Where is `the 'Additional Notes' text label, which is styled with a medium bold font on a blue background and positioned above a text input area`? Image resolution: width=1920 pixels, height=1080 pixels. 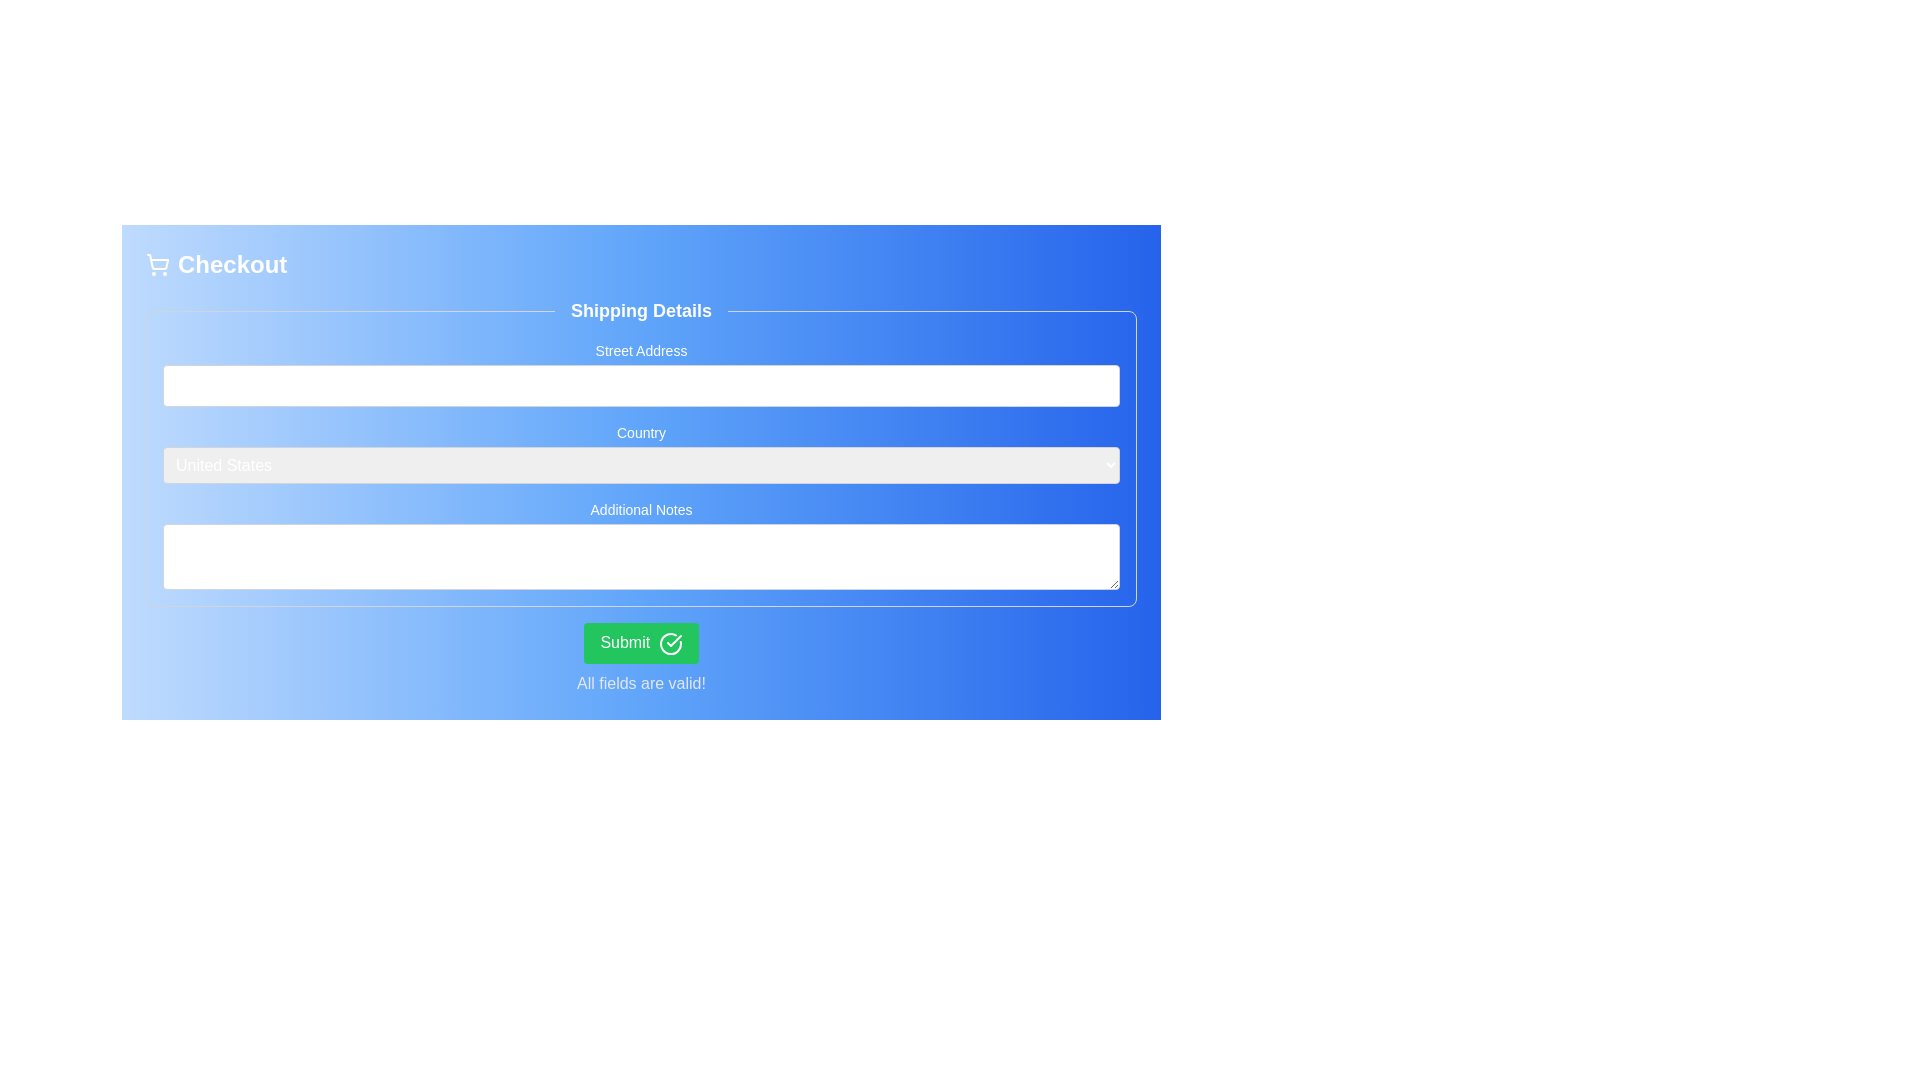 the 'Additional Notes' text label, which is styled with a medium bold font on a blue background and positioned above a text input area is located at coordinates (641, 508).